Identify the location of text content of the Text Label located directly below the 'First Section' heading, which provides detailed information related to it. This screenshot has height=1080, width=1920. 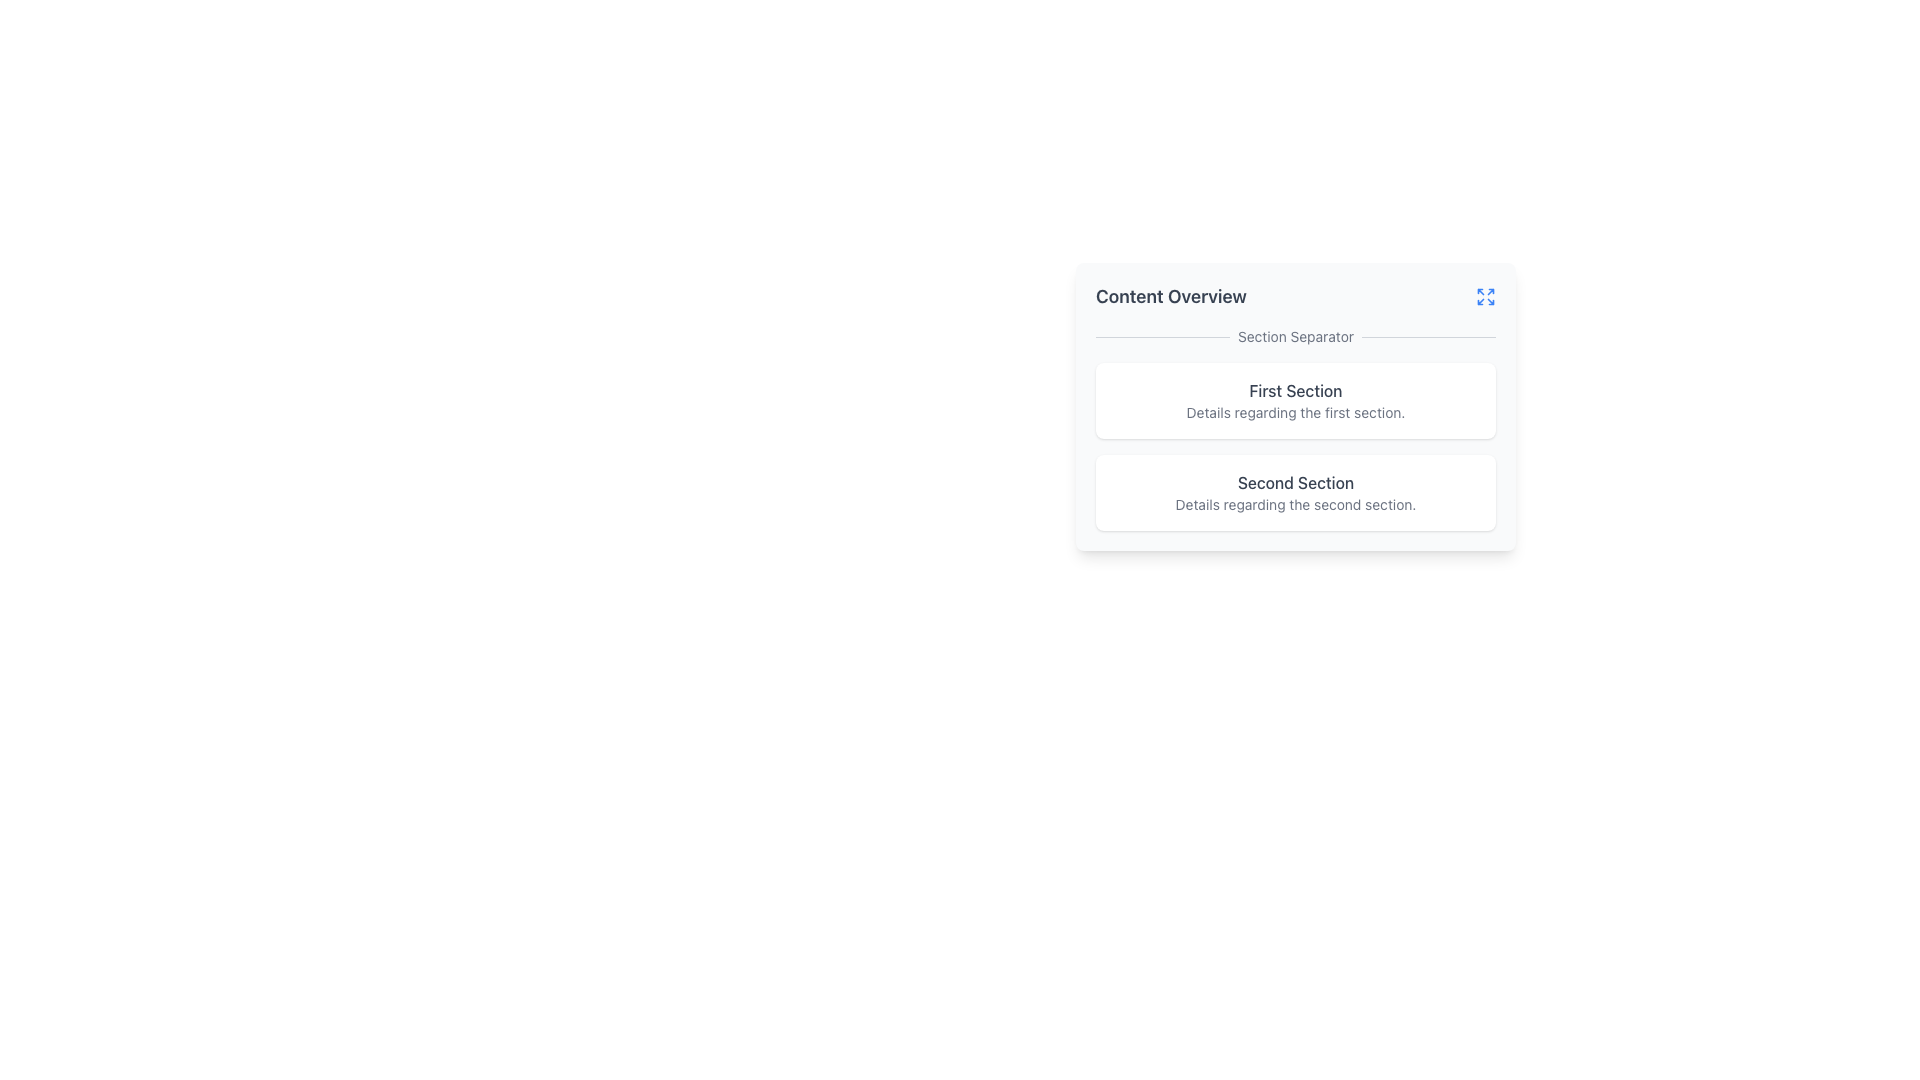
(1296, 411).